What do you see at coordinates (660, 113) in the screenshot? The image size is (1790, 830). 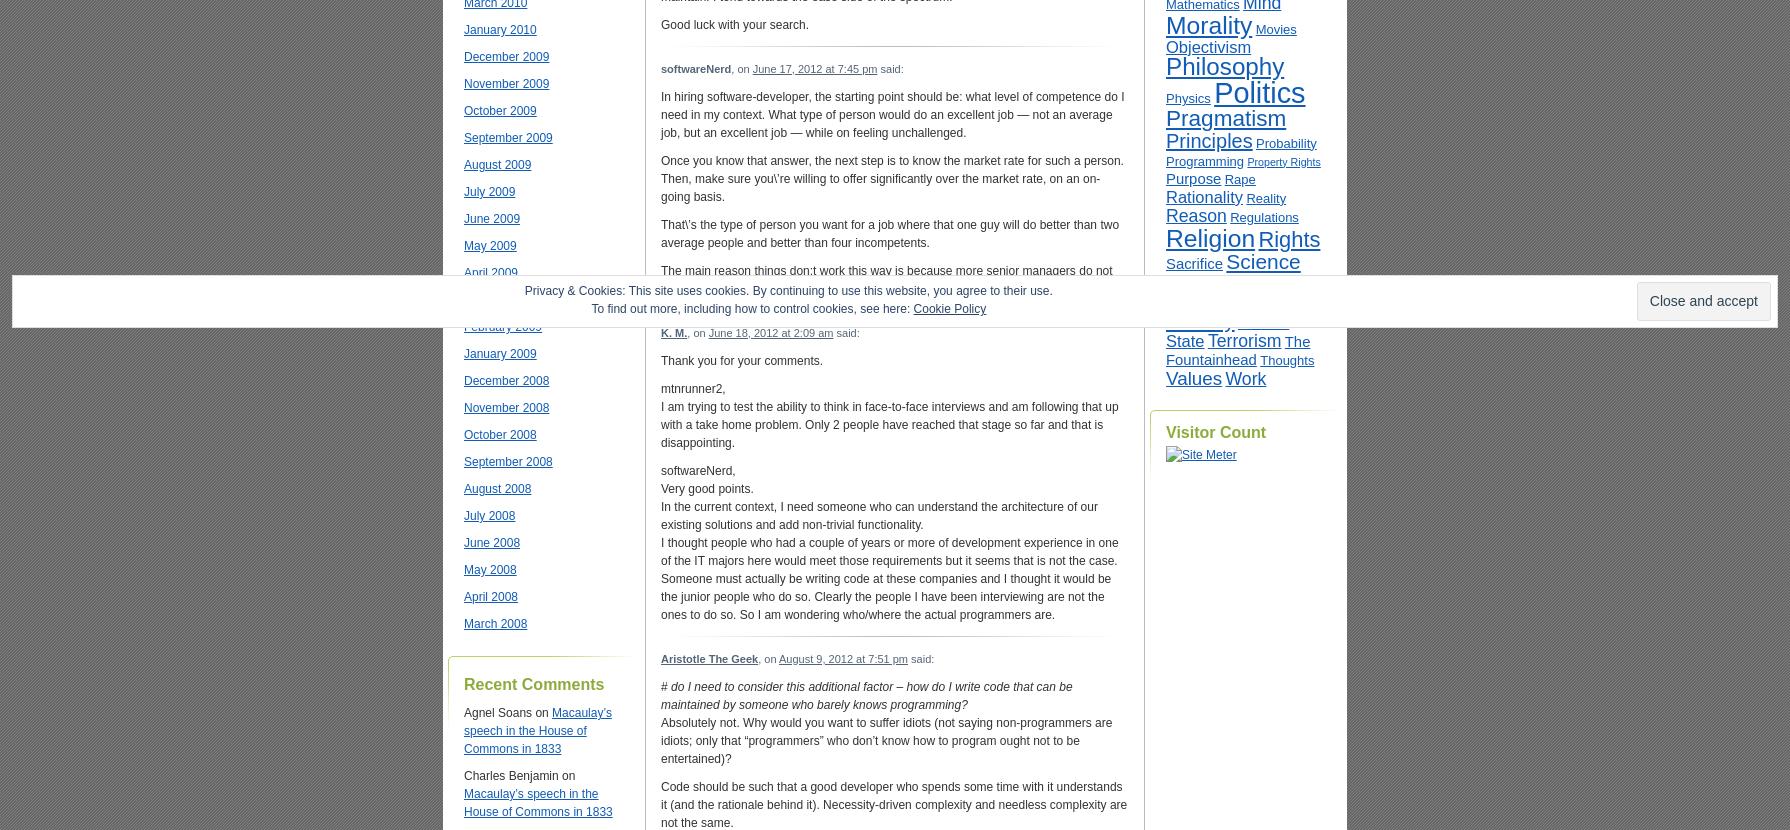 I see `'In hiring software-developer, the starting point should be: what level of competence do I need in my context. What type of person would do an excellent job — not an average job, but an excellent job — while on feeling unchallenged.'` at bounding box center [660, 113].